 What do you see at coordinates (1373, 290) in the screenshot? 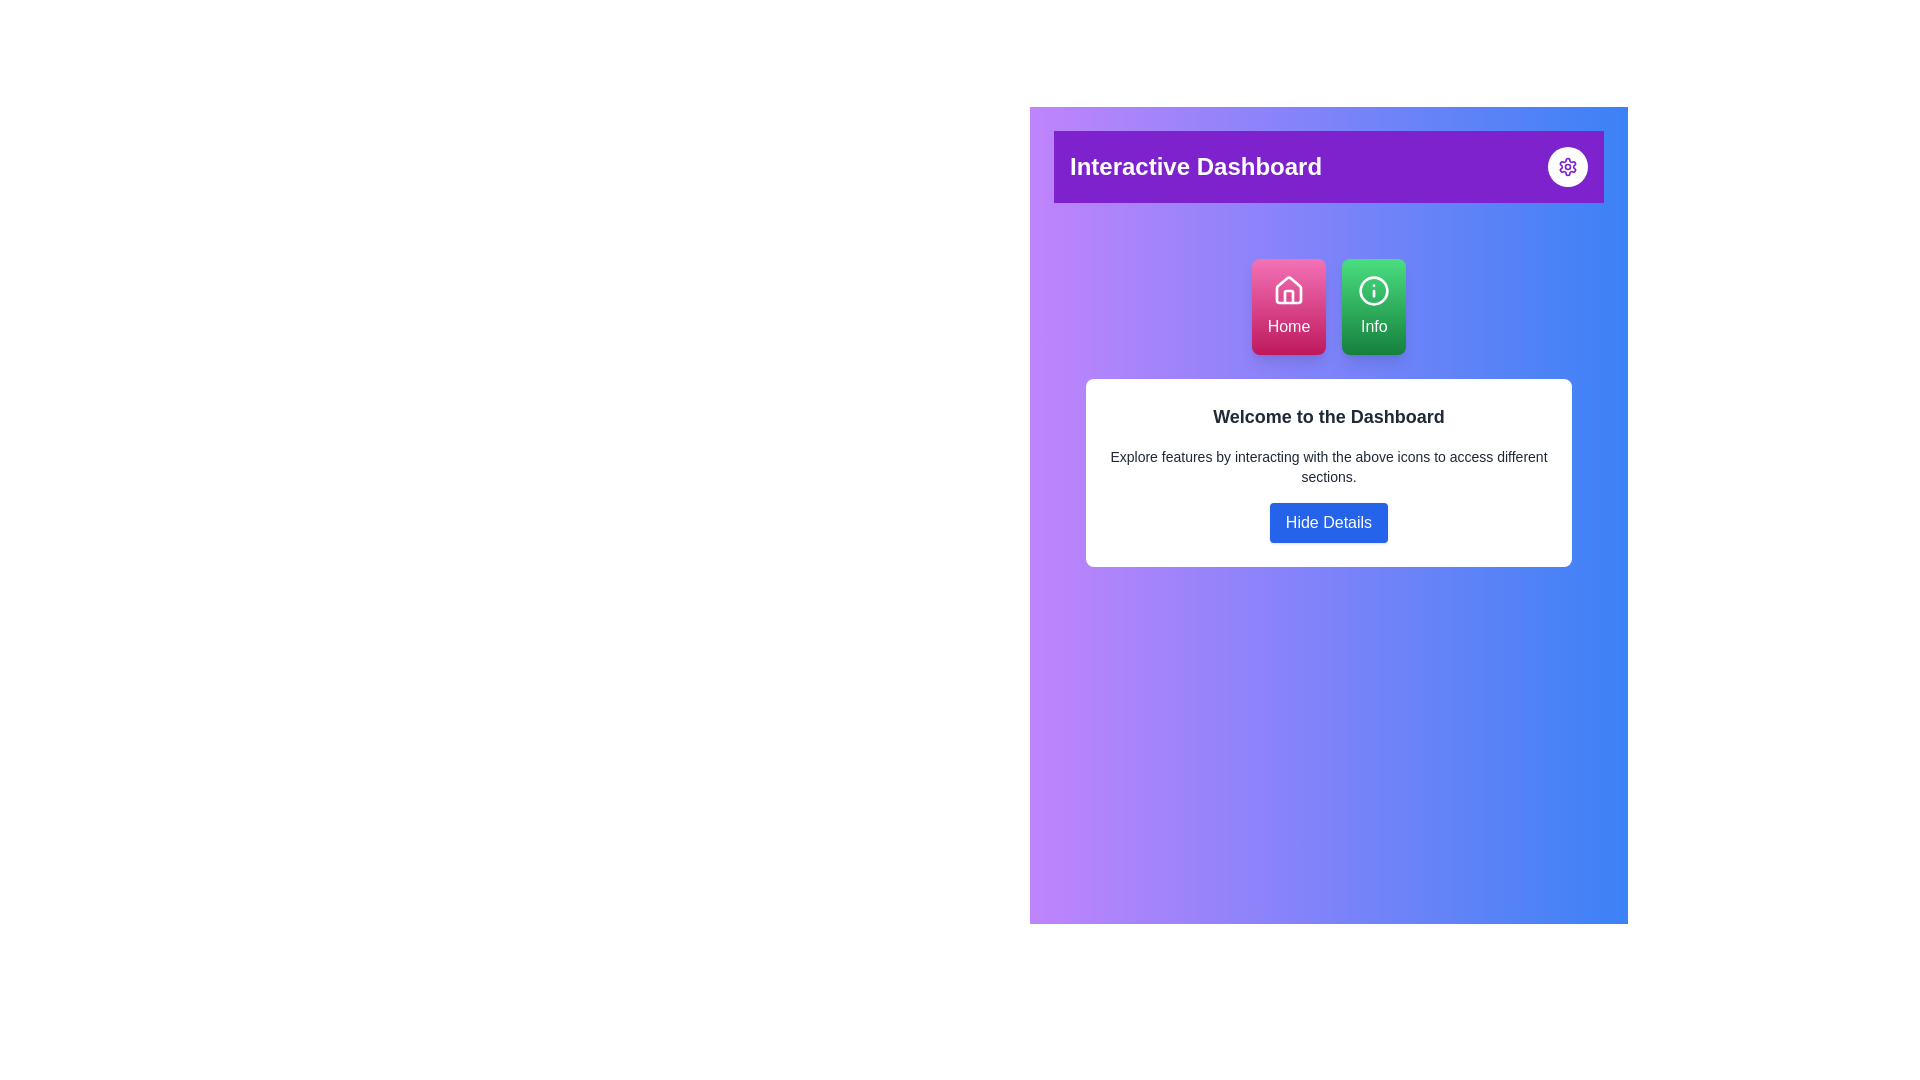
I see `the 'Info' button, which is located to the right of the 'Home' button in the central section of the dashboard` at bounding box center [1373, 290].